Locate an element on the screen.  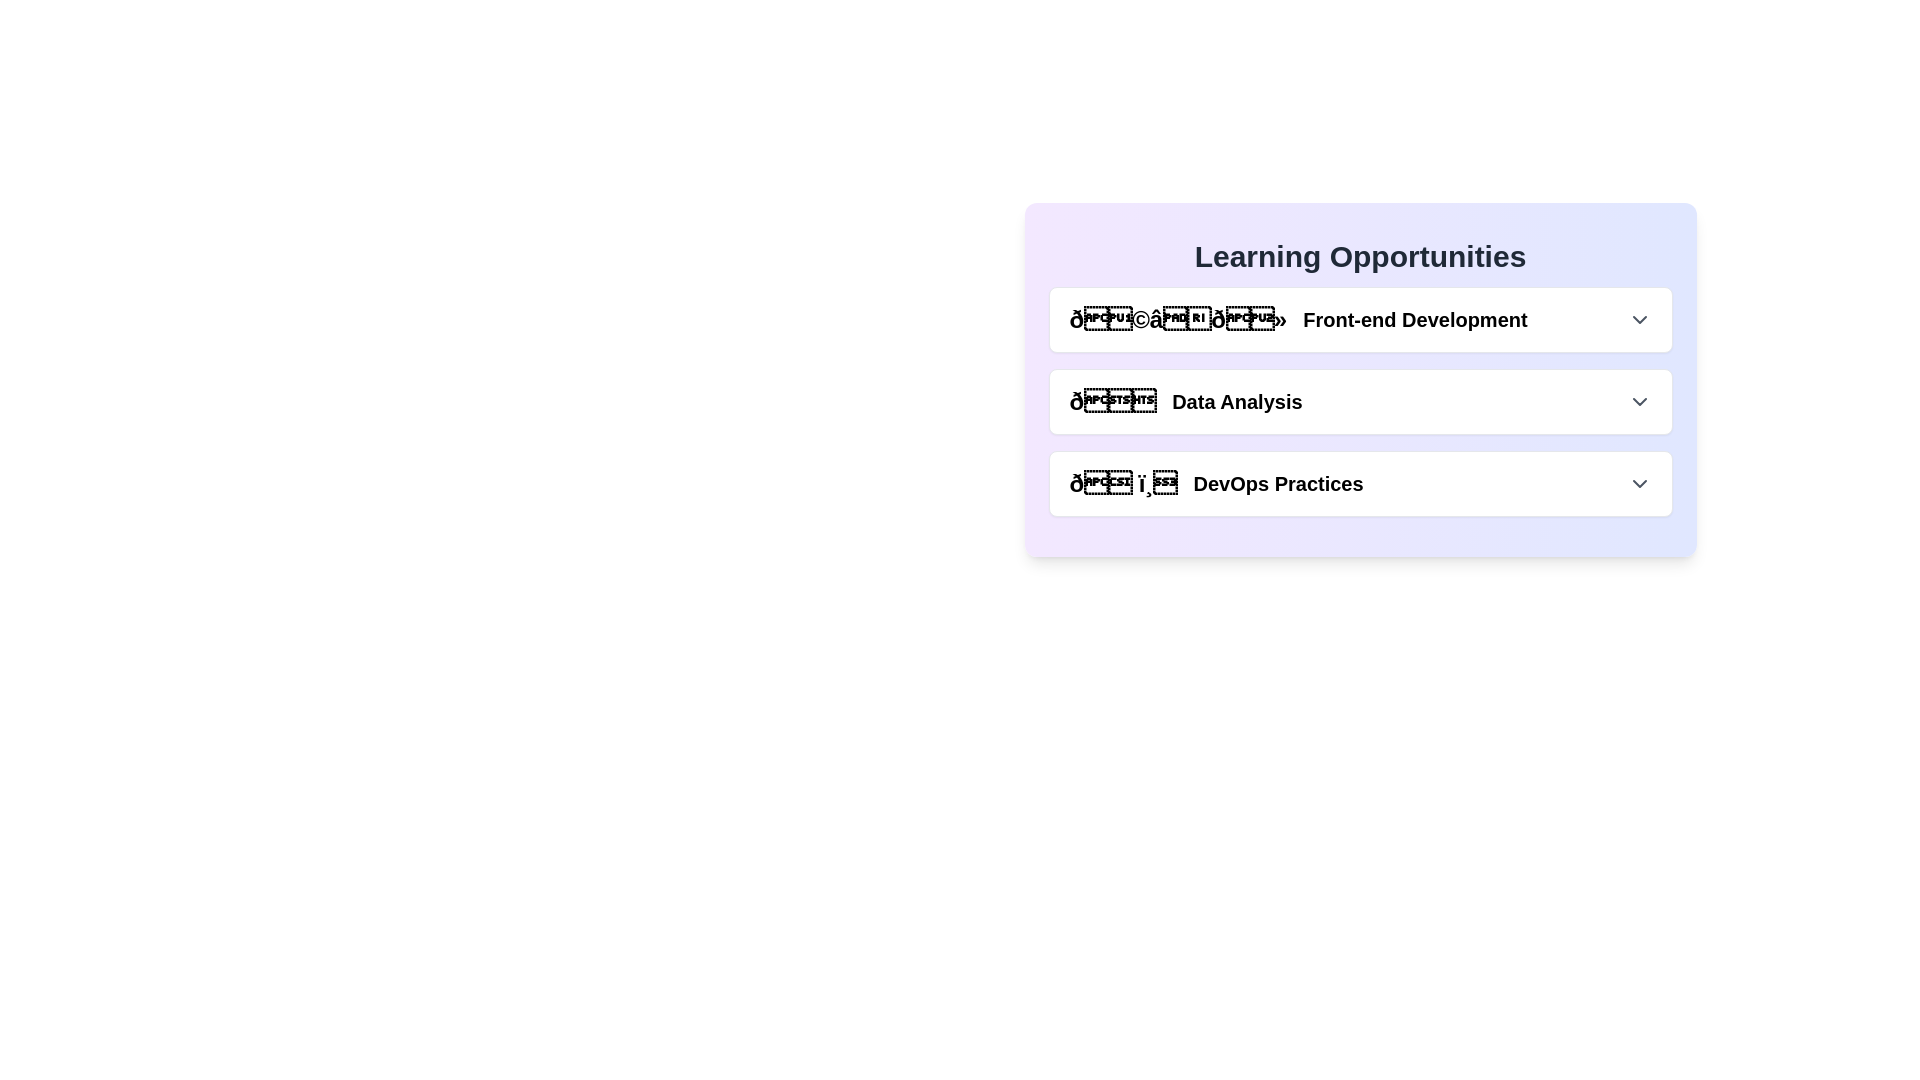
the 'Data Analysis' text label is located at coordinates (1236, 401).